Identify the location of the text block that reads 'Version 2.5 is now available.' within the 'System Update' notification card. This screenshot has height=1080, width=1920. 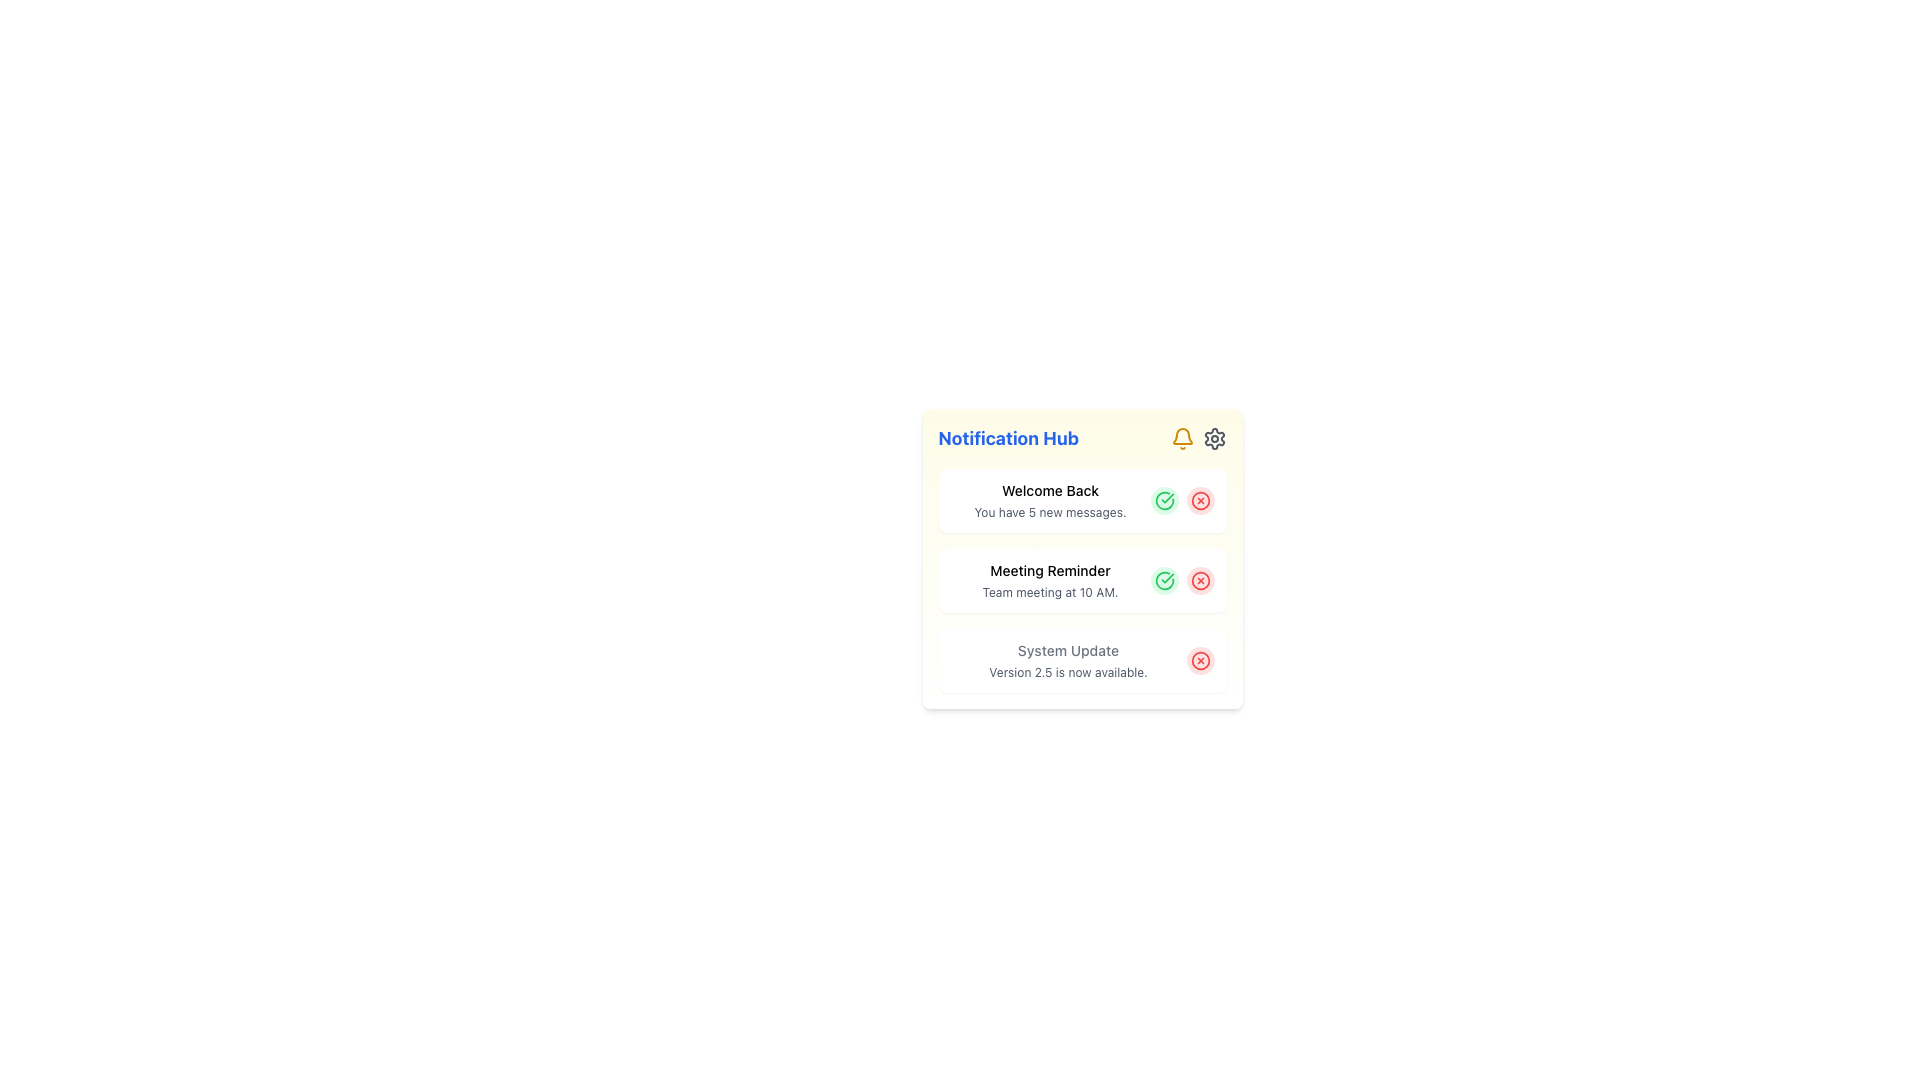
(1067, 672).